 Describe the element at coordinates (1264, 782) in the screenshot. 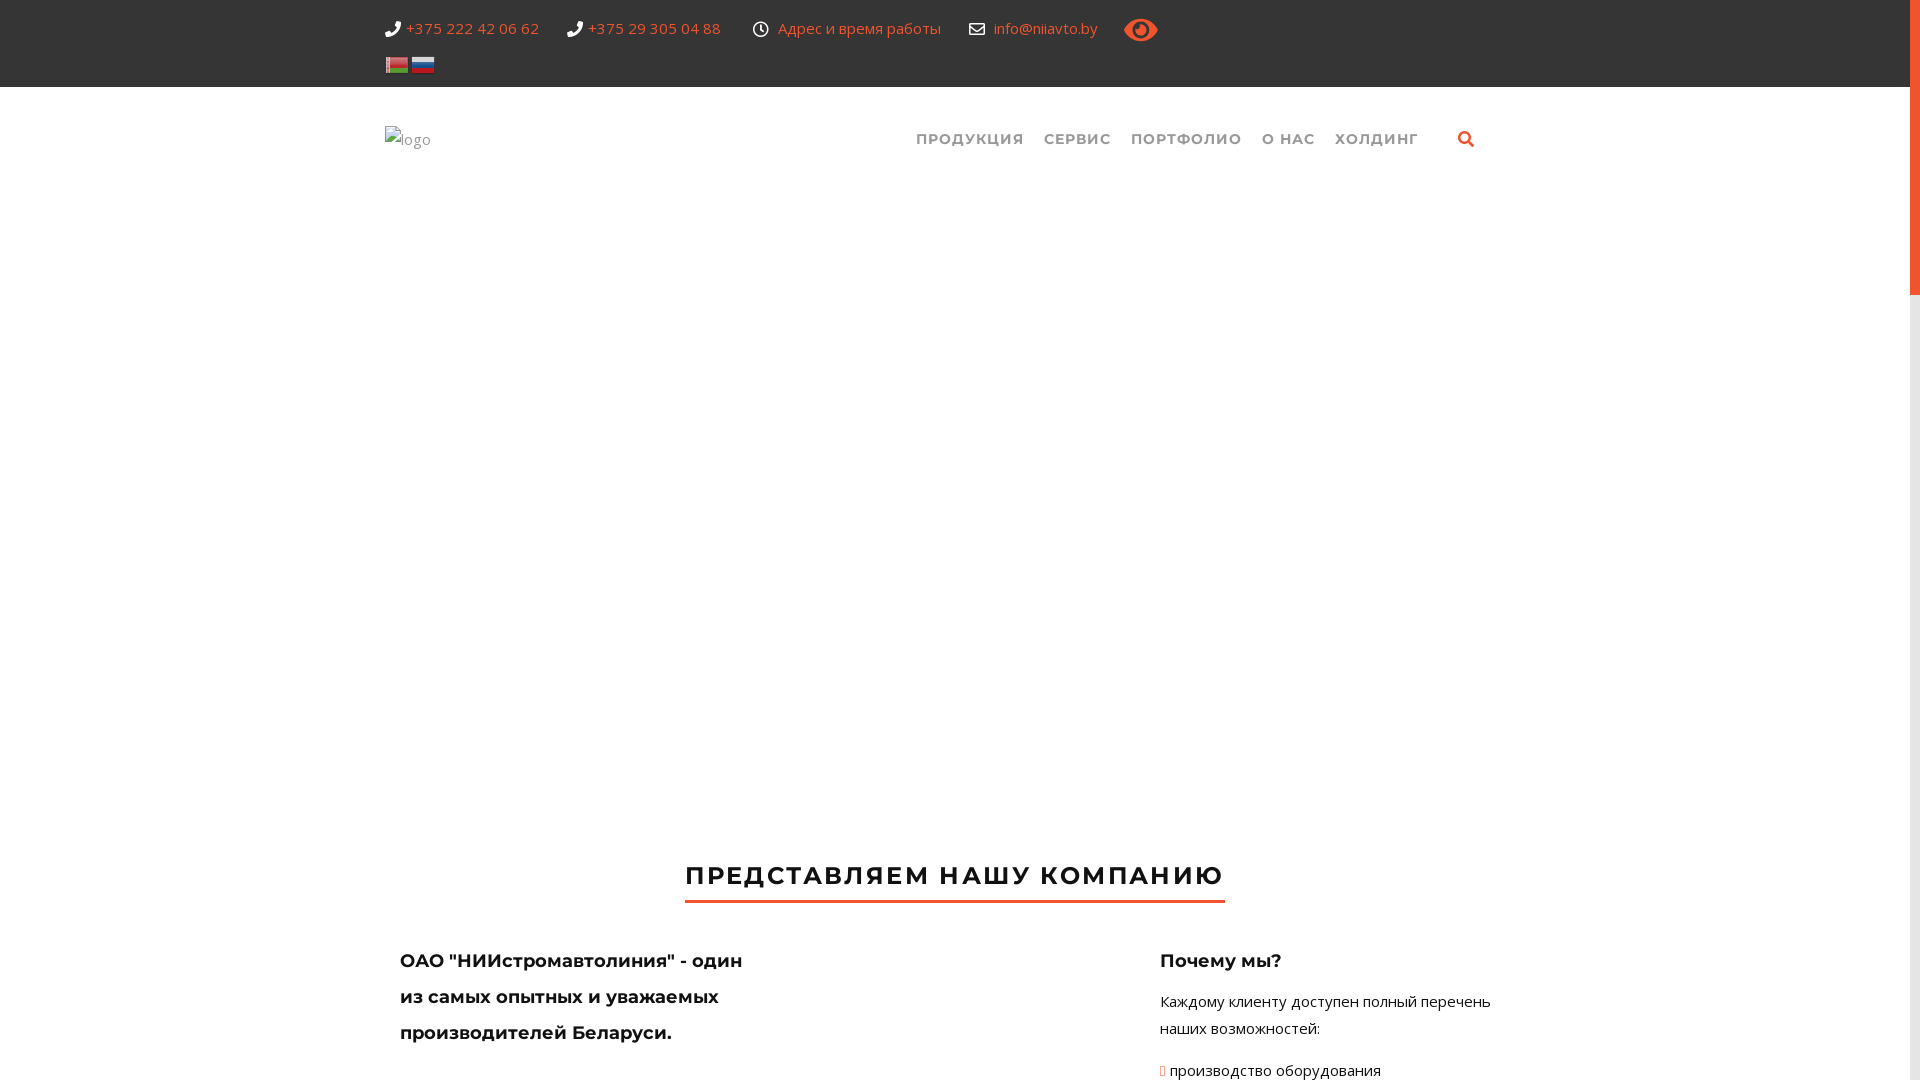

I see `'+375 29 305 04 88'` at that location.